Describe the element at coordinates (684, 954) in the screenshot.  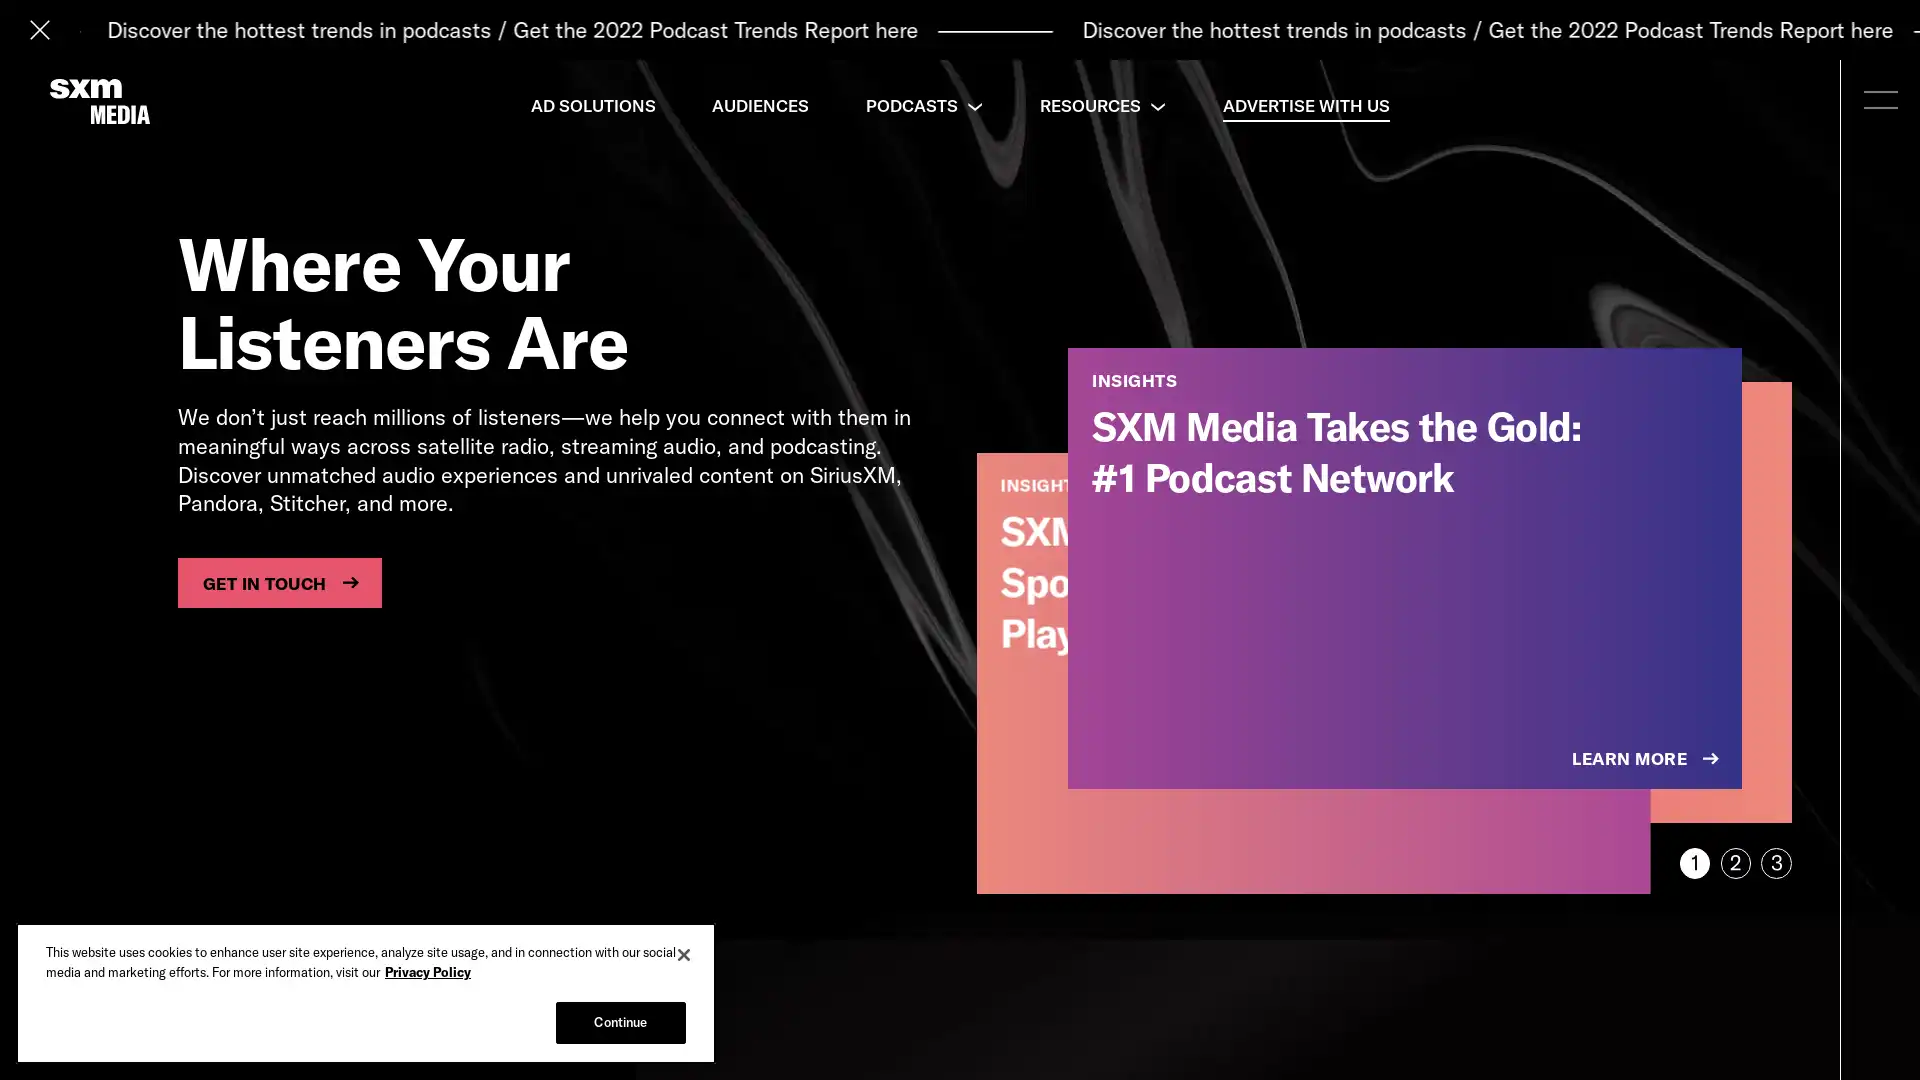
I see `Close` at that location.